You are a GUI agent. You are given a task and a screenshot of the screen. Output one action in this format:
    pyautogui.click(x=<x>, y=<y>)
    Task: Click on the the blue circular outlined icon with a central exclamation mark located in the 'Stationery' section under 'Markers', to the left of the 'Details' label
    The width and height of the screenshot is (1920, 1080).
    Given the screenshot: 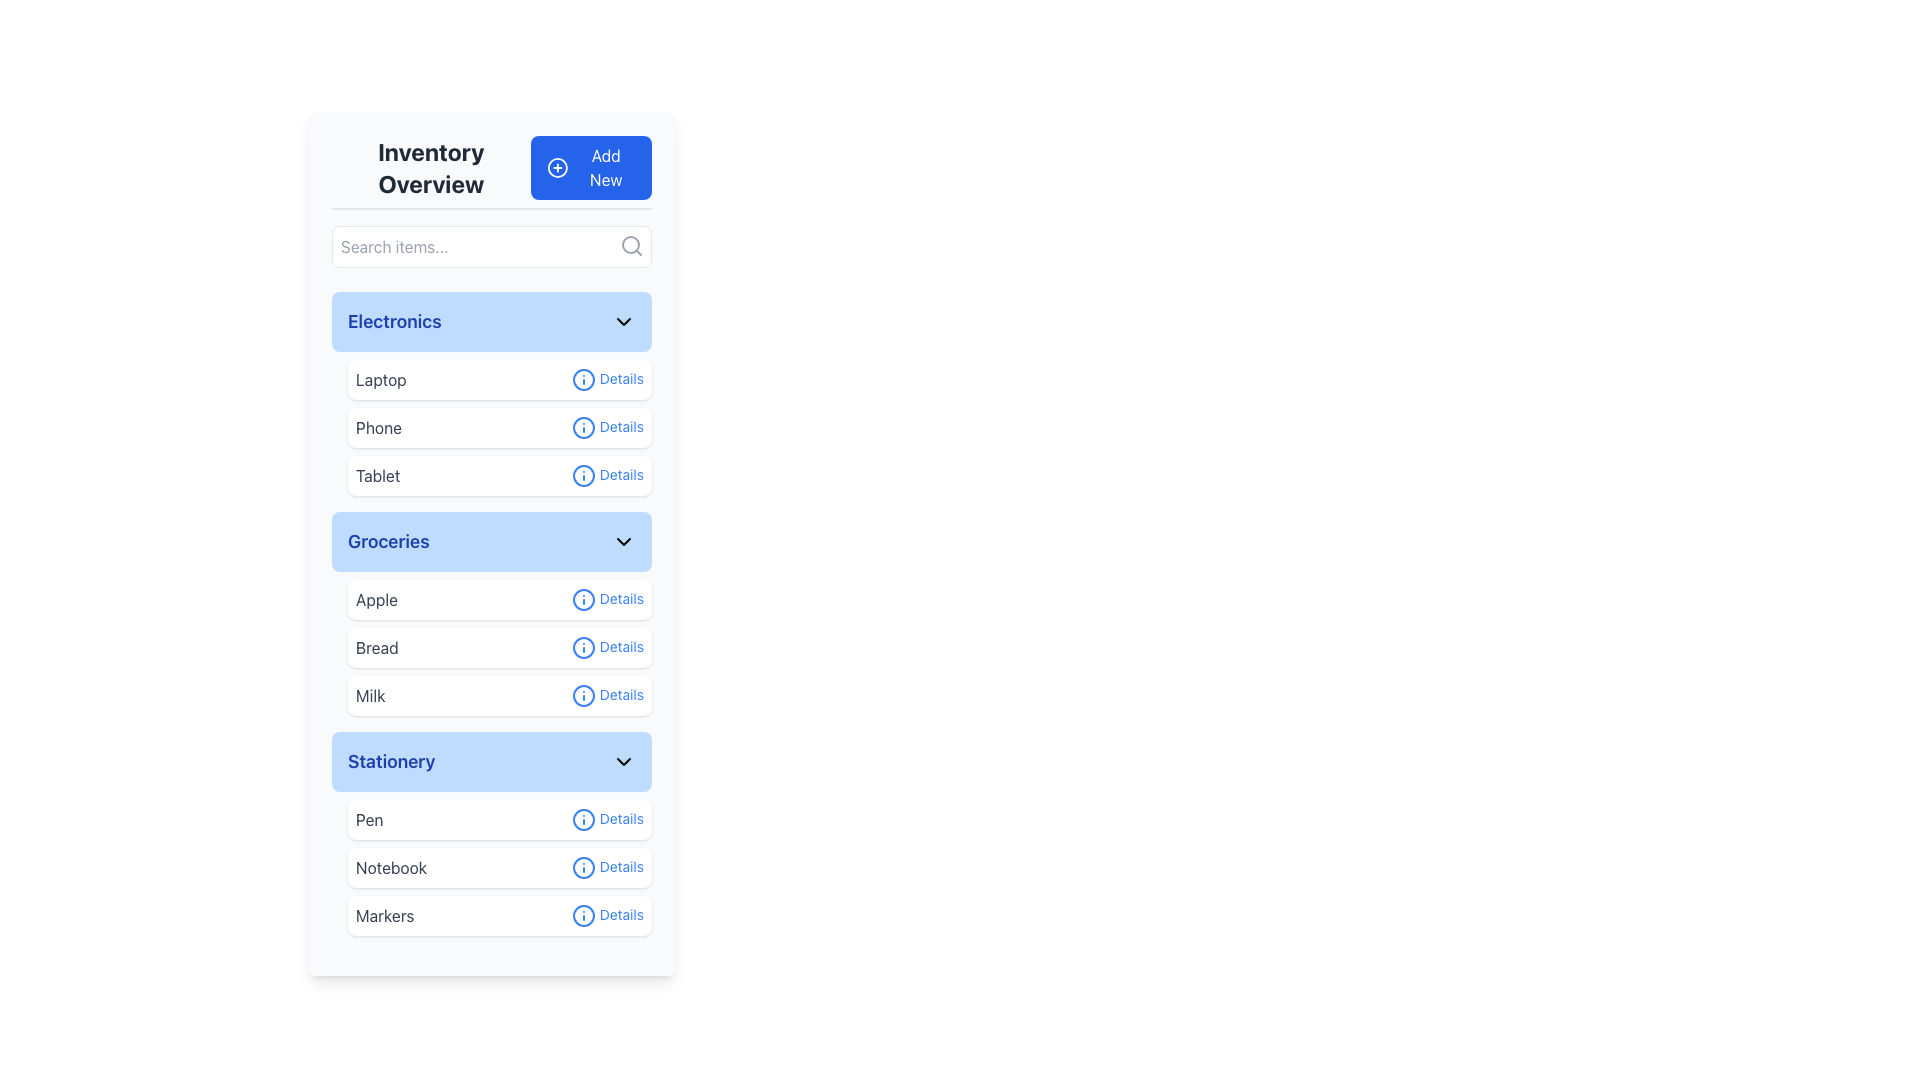 What is the action you would take?
    pyautogui.click(x=582, y=915)
    